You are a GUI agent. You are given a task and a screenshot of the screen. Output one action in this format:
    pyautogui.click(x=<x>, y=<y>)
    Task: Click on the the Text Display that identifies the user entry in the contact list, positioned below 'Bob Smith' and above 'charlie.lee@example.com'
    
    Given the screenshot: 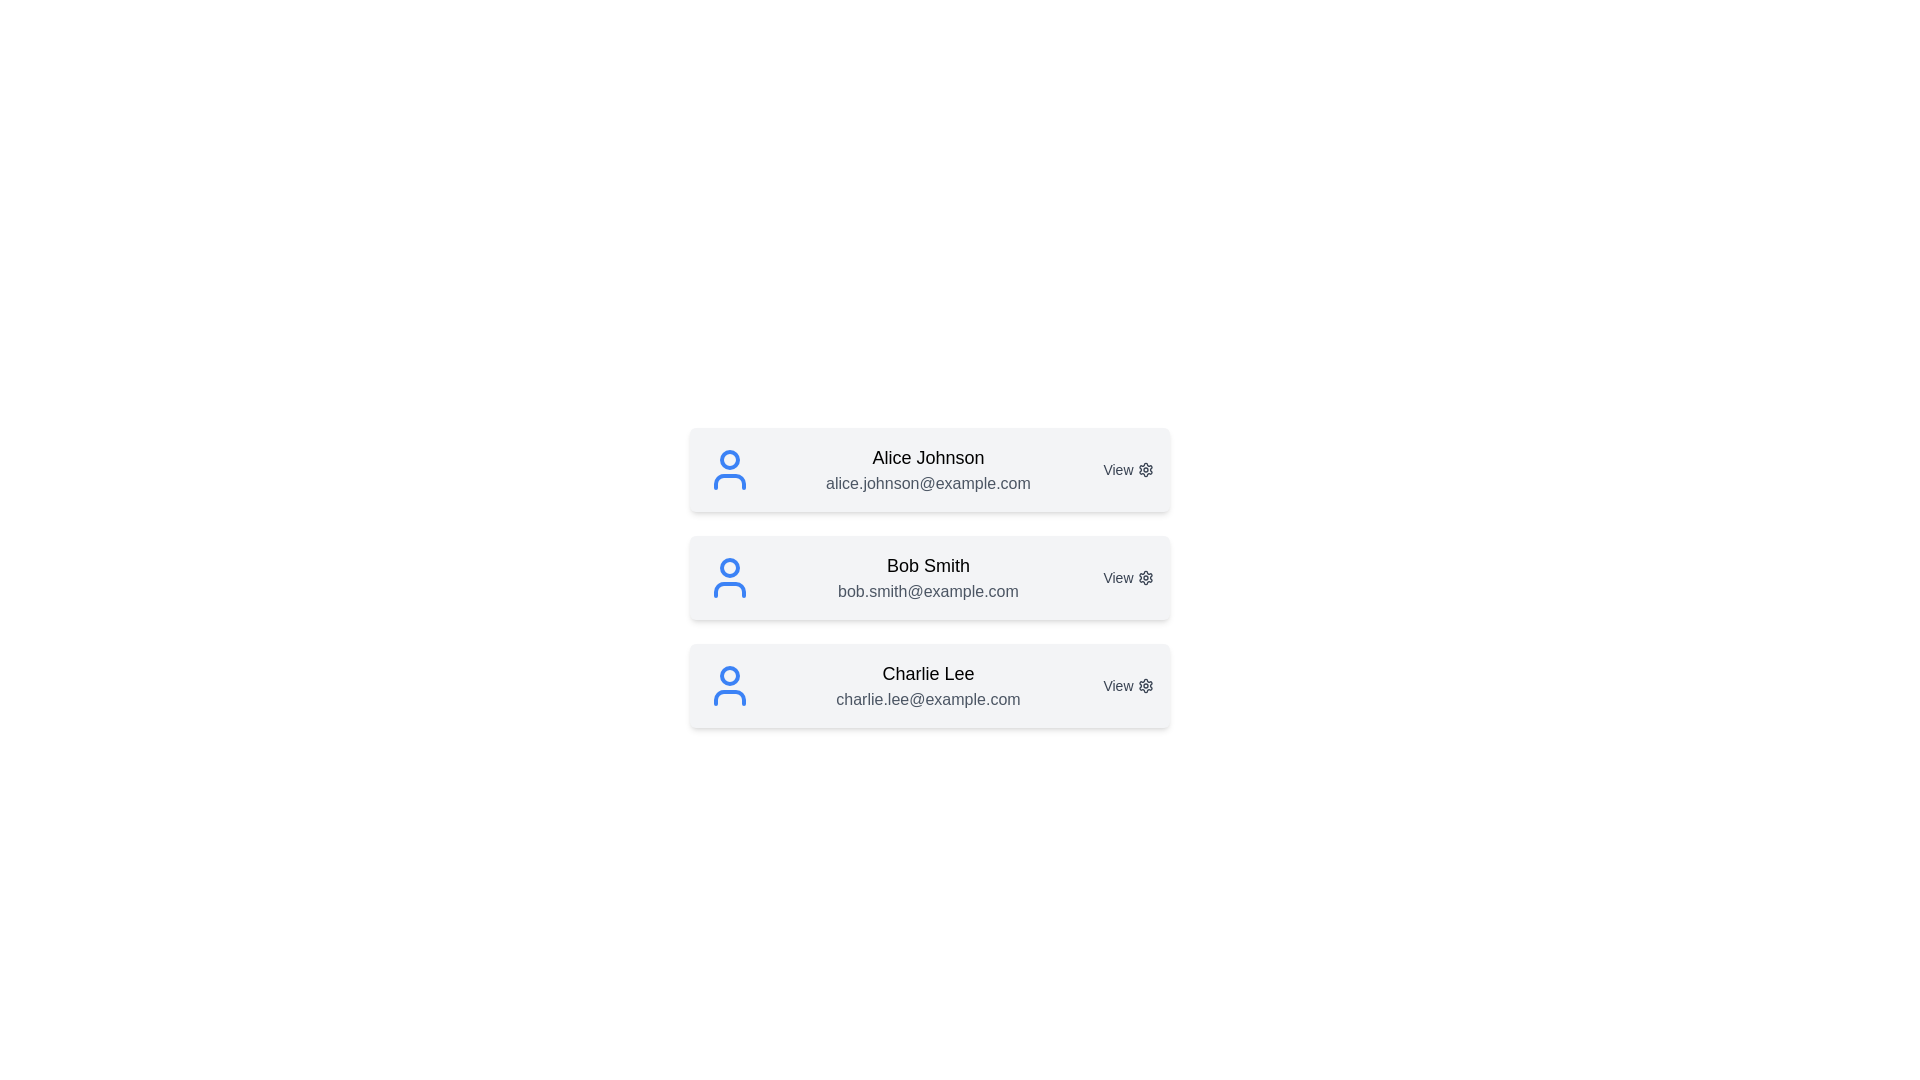 What is the action you would take?
    pyautogui.click(x=927, y=674)
    